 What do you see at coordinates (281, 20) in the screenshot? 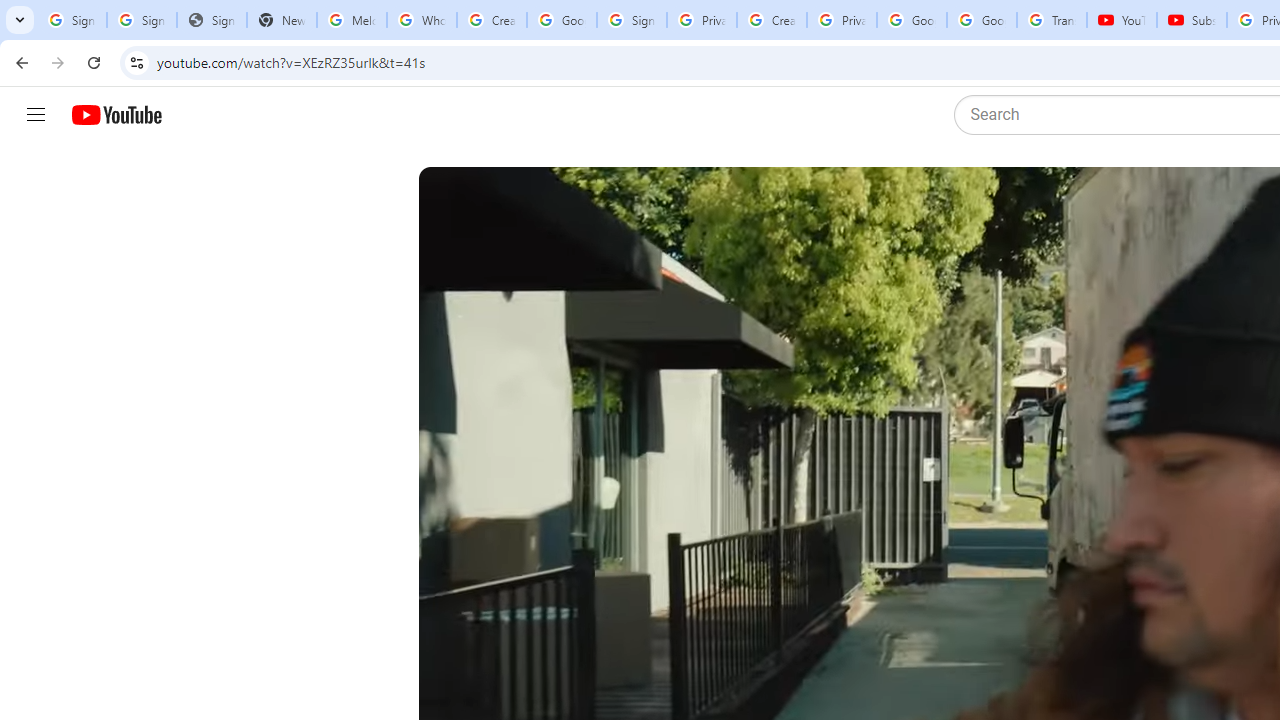
I see `'New Tab'` at bounding box center [281, 20].